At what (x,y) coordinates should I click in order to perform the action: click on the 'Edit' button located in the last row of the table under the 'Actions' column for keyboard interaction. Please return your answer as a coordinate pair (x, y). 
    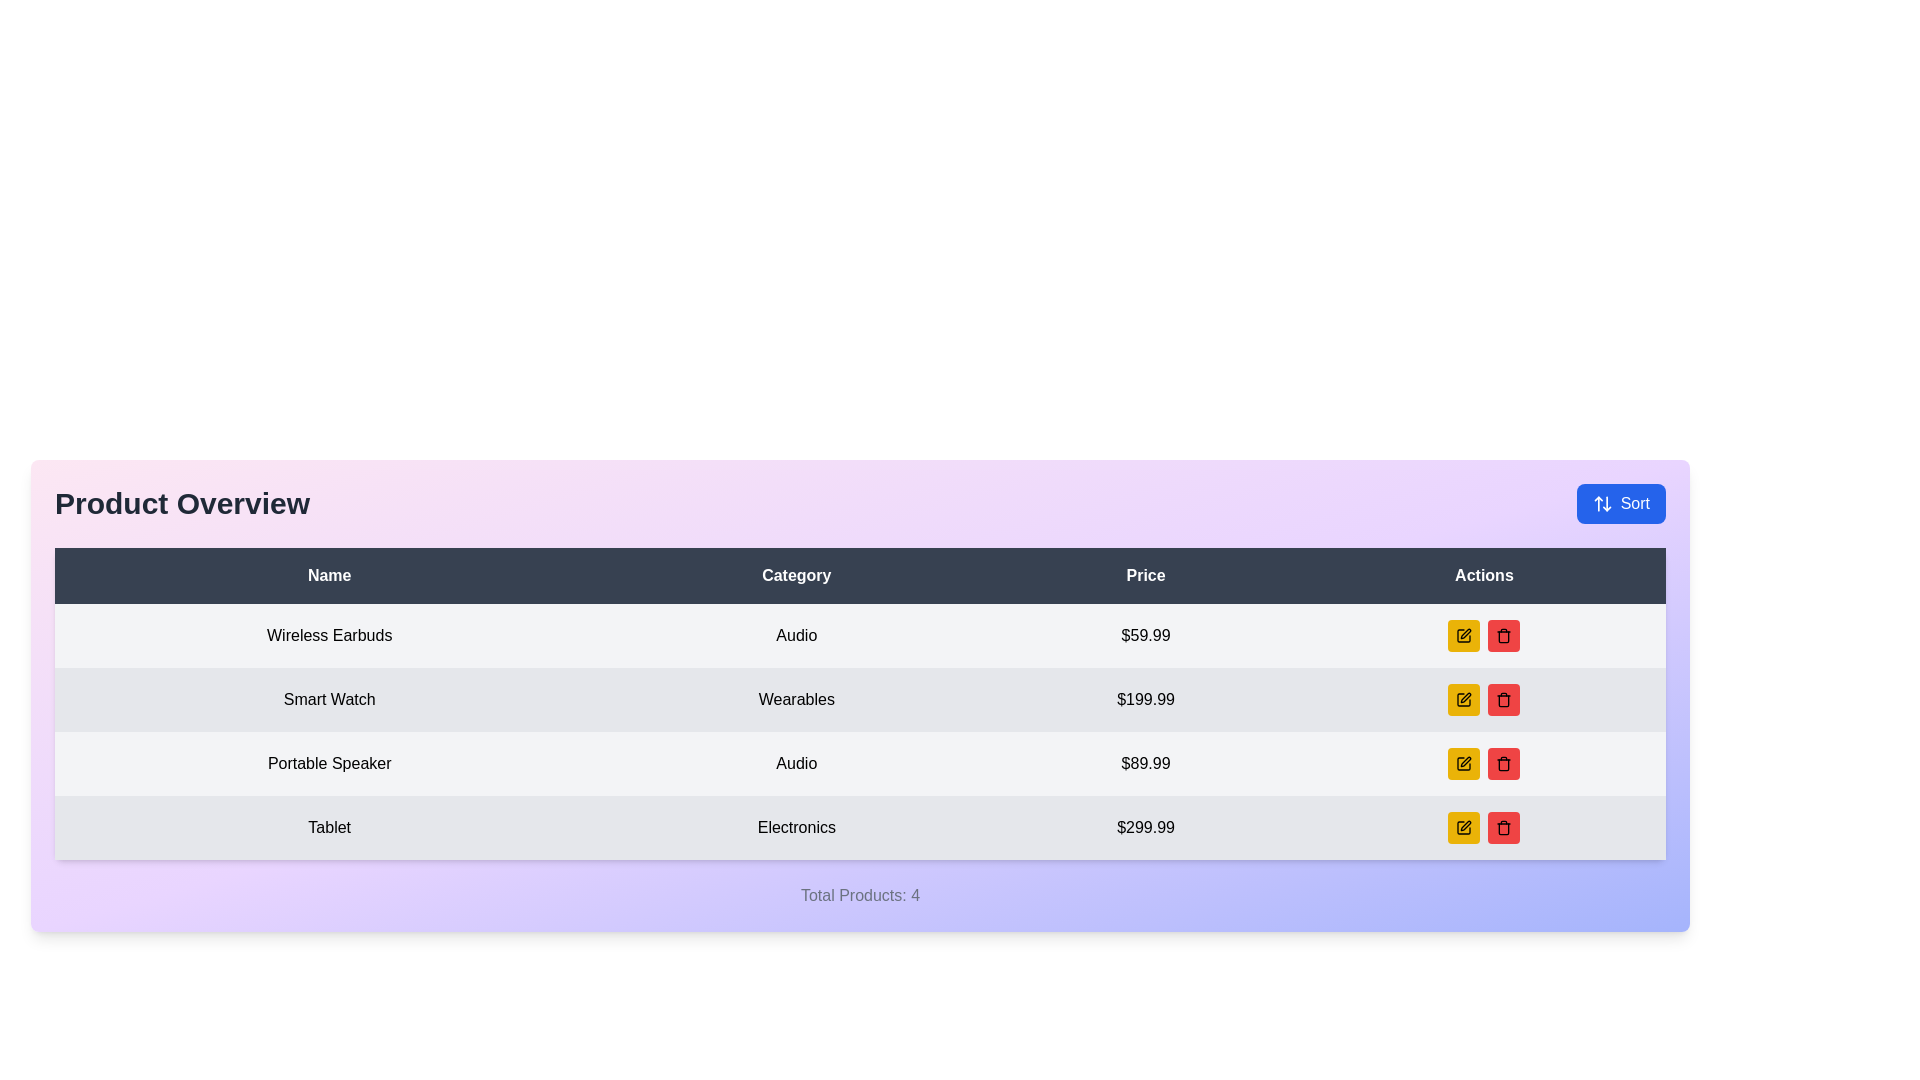
    Looking at the image, I should click on (1464, 828).